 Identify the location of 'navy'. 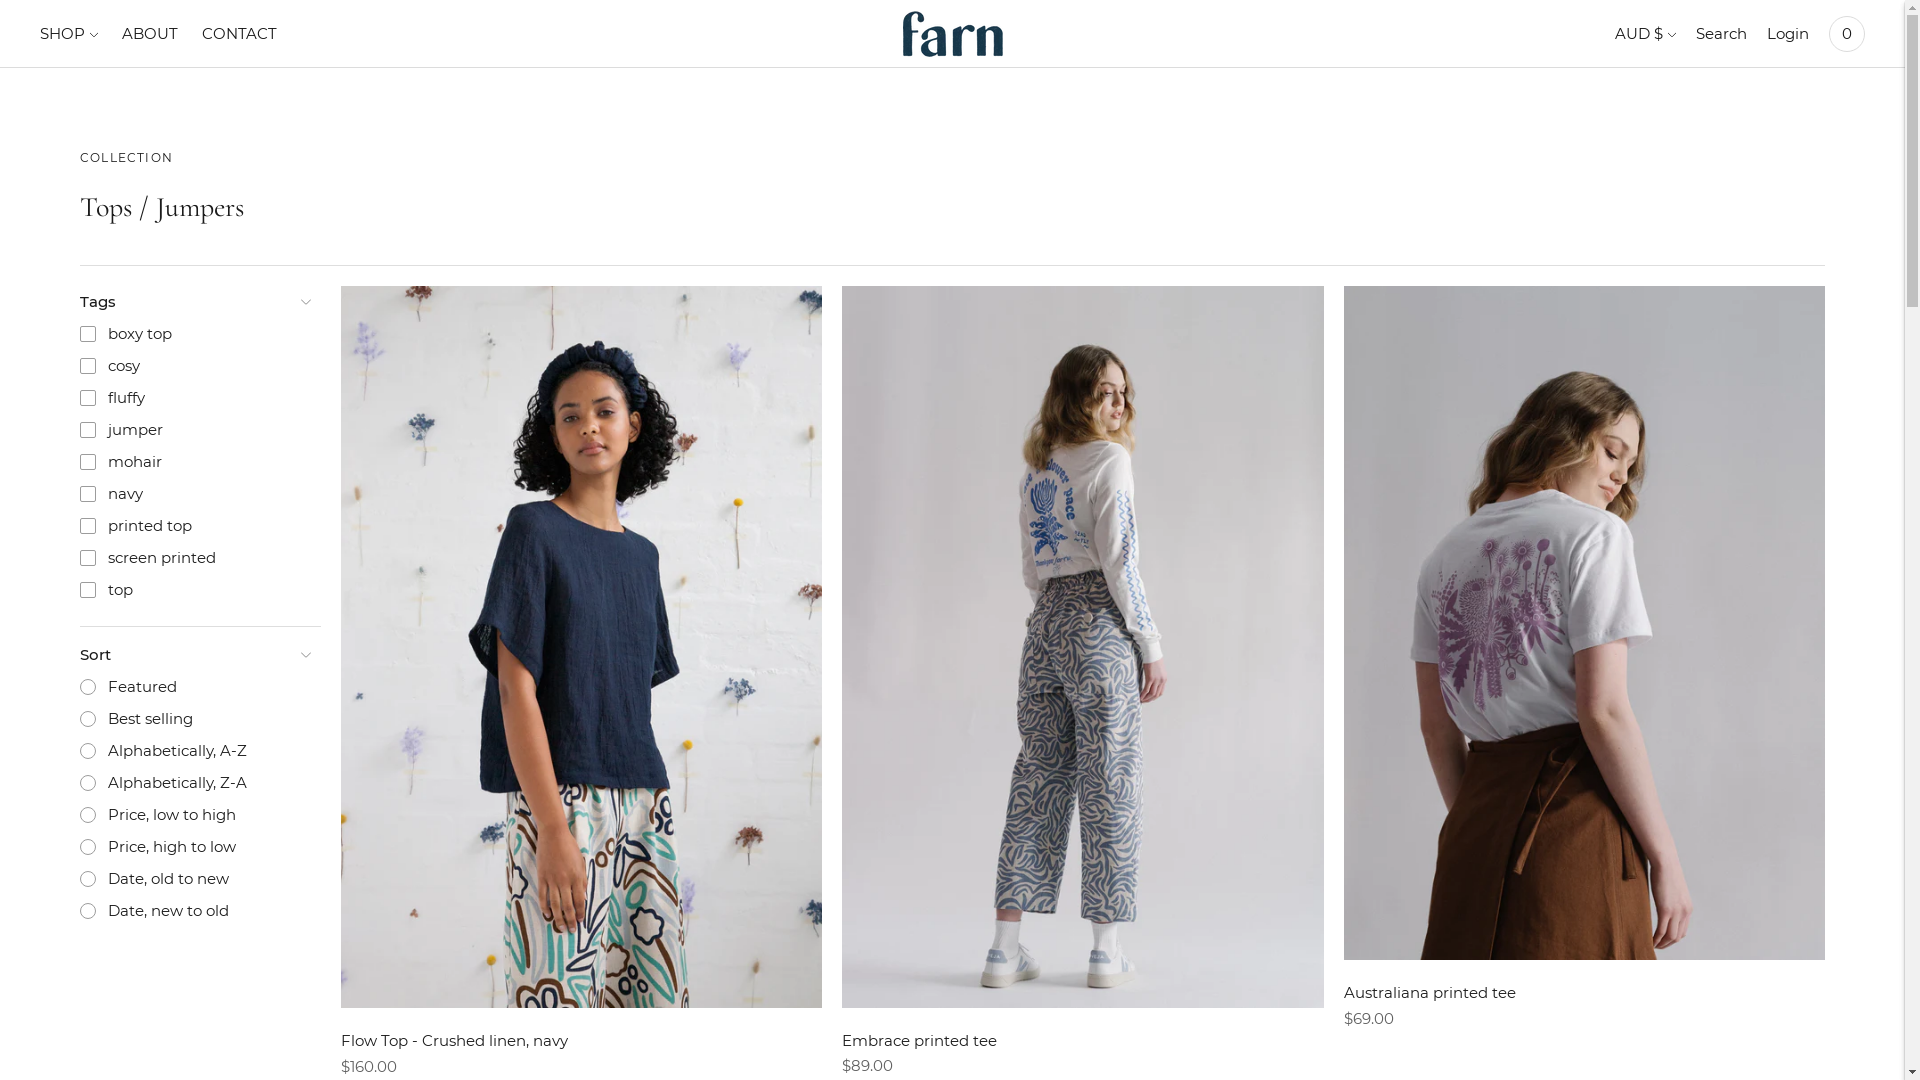
(67, 493).